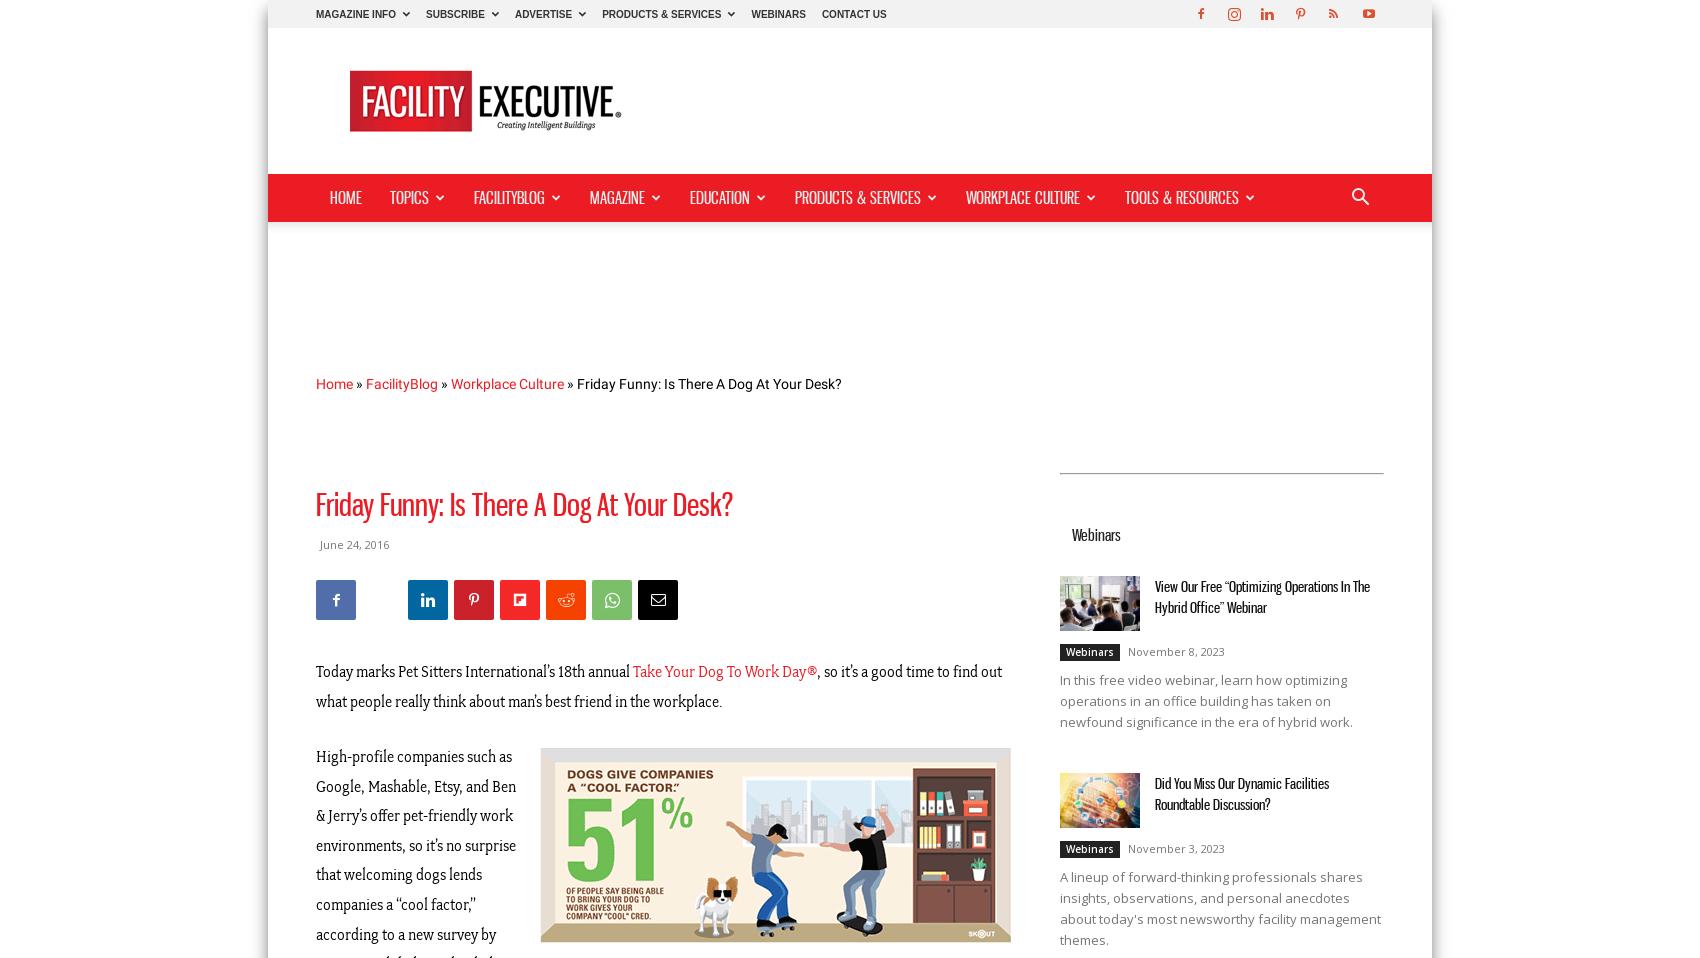 This screenshot has height=958, width=1700. I want to click on 'High-profile companies such as Google, Mashable, Etsy, and Ben & Jerry’s offer pet-friendly work environments, so it’s no surprise that welcoming dogs lends companies a “cool factor,” according to a new survey by', so click(414, 843).